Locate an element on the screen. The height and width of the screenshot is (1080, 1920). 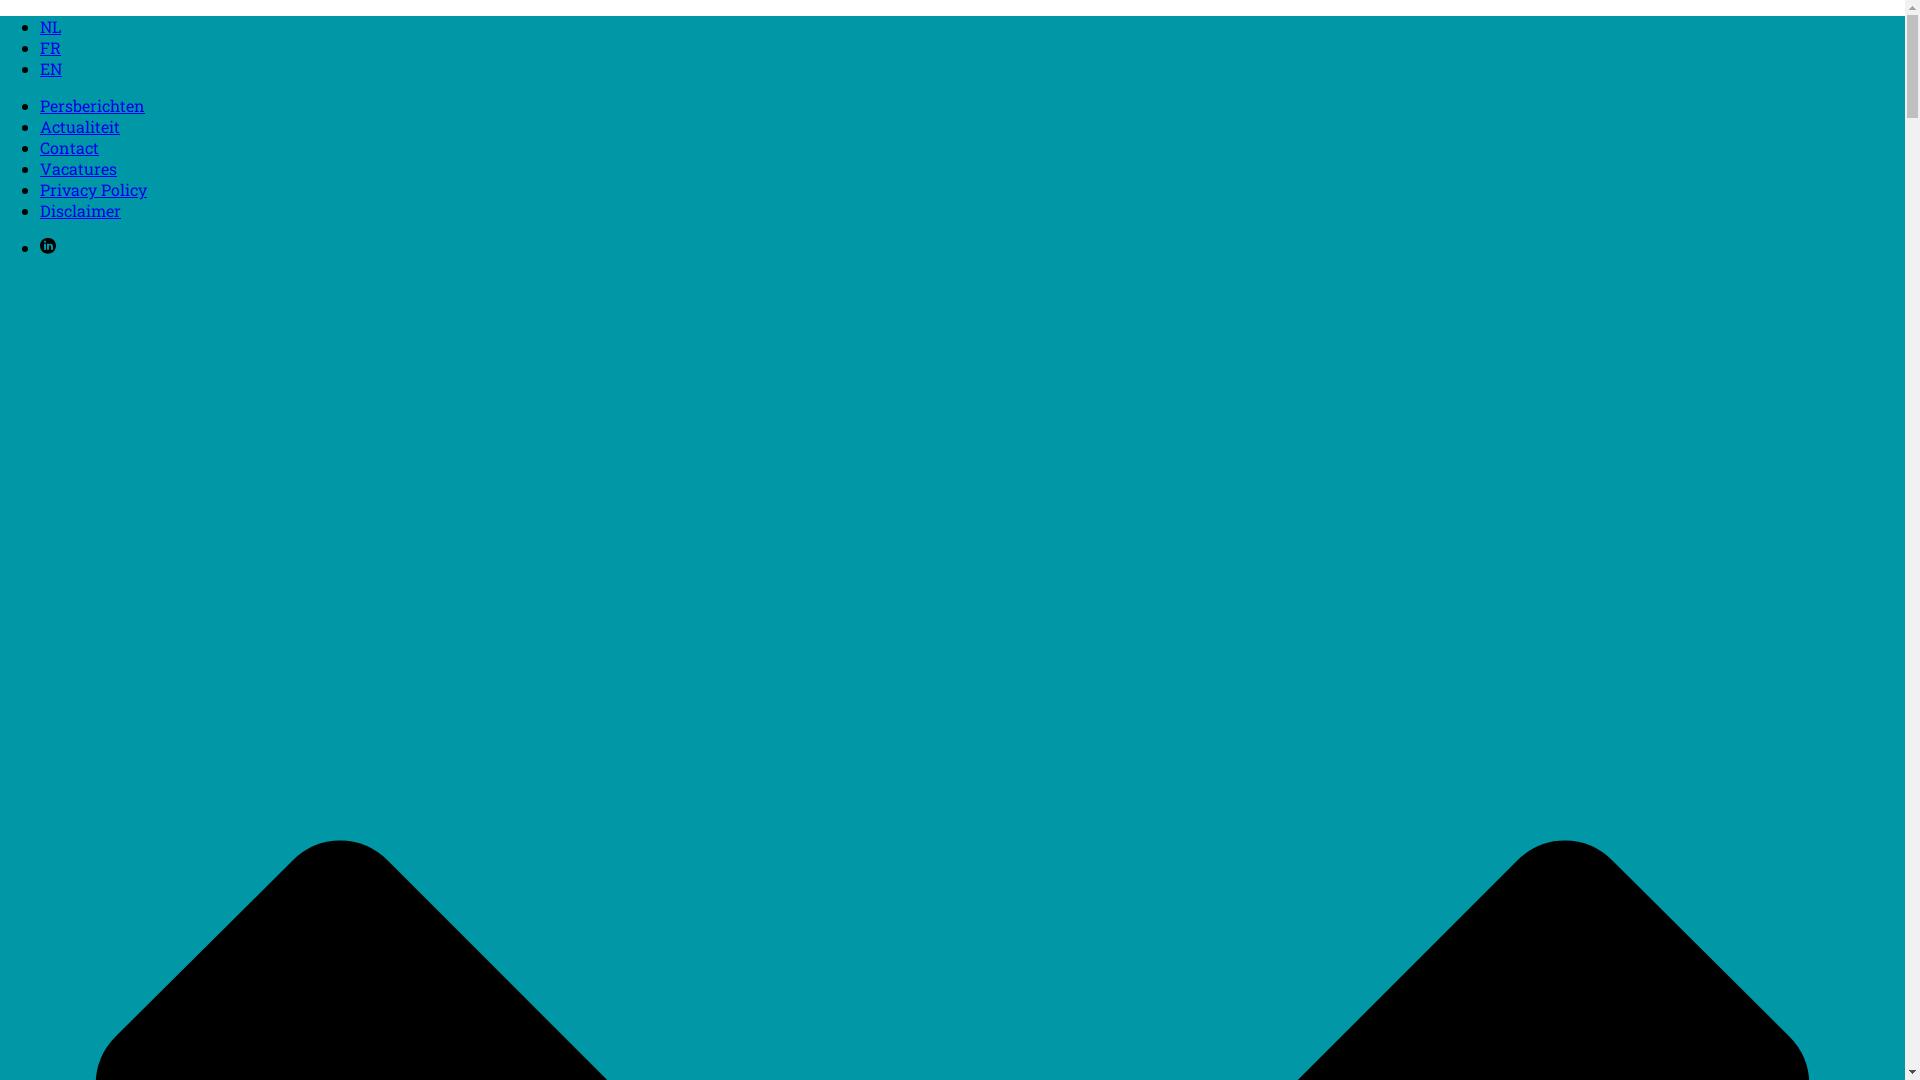
'Disclaimer' is located at coordinates (39, 210).